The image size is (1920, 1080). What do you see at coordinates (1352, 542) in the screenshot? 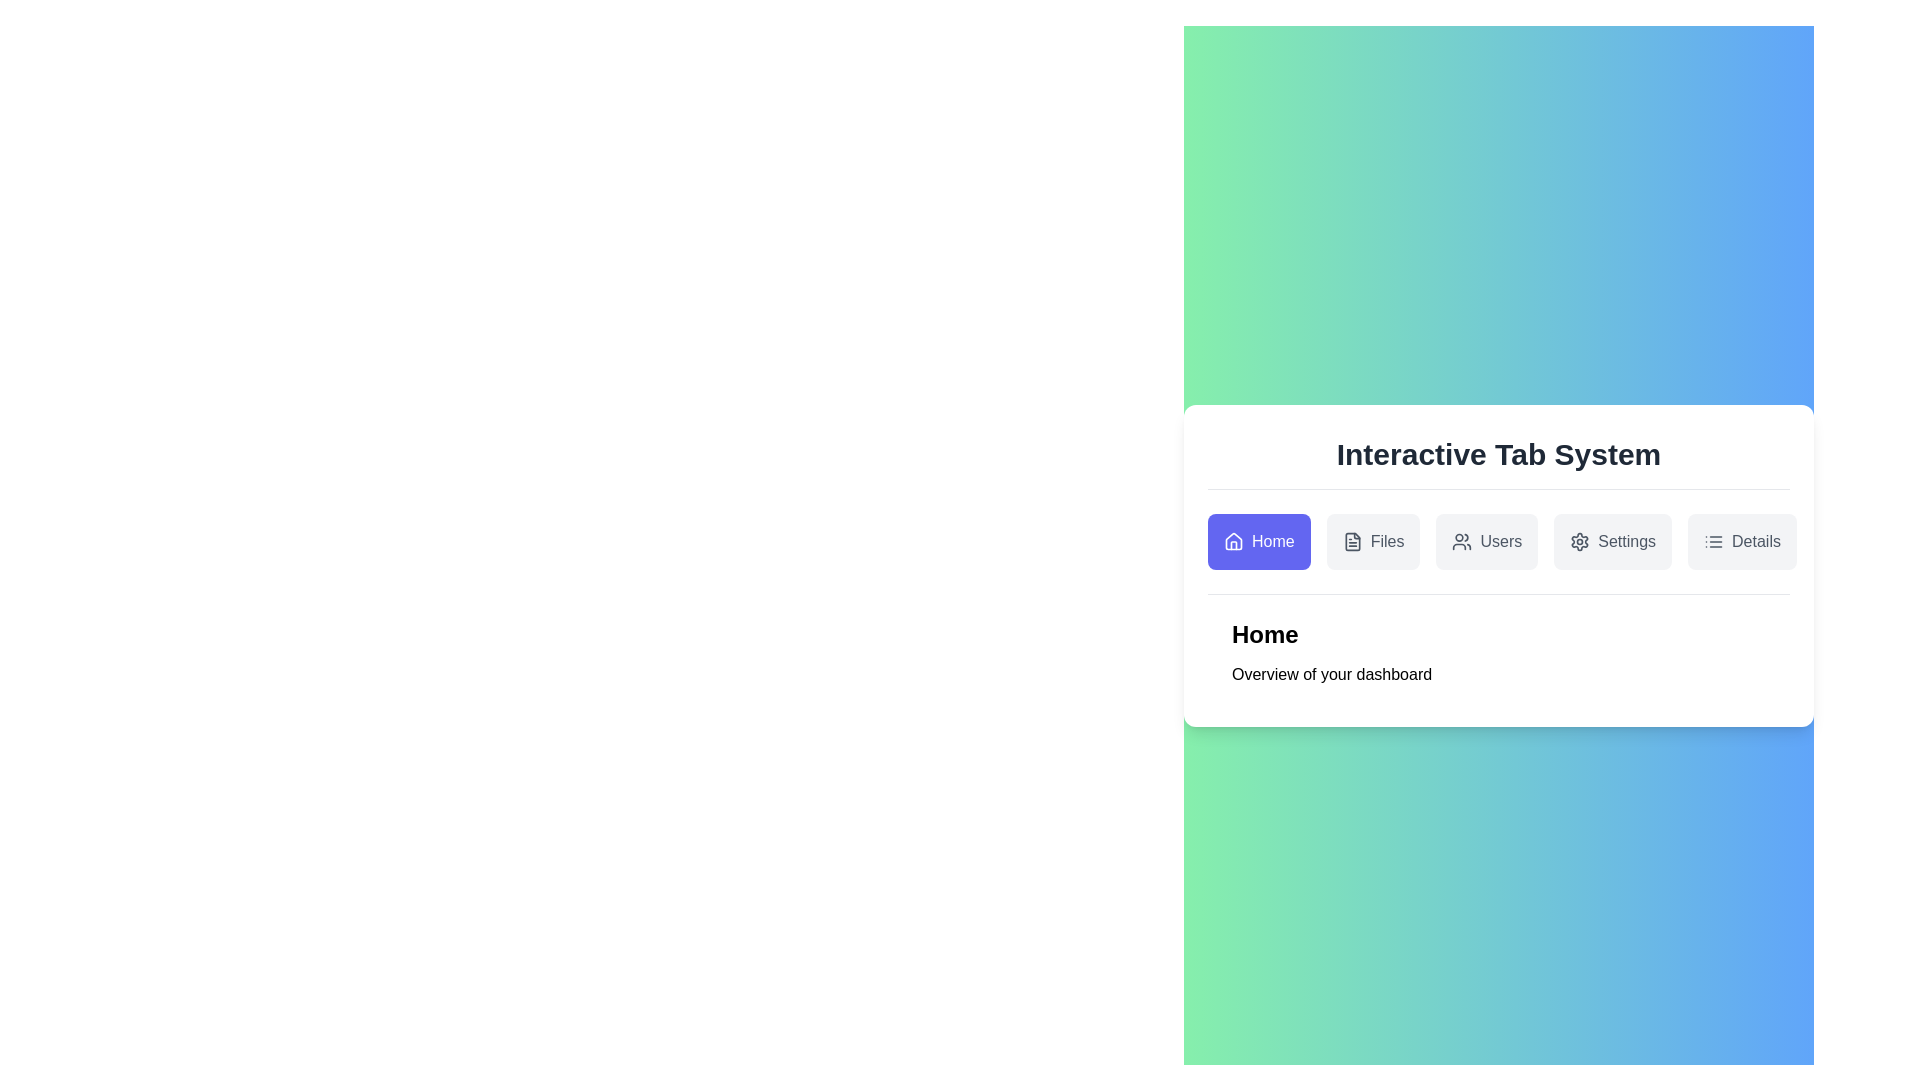
I see `the details of the 'Files' icon located in the second tab of the horizontal navigation menu, adjacent to the 'Files' label` at bounding box center [1352, 542].